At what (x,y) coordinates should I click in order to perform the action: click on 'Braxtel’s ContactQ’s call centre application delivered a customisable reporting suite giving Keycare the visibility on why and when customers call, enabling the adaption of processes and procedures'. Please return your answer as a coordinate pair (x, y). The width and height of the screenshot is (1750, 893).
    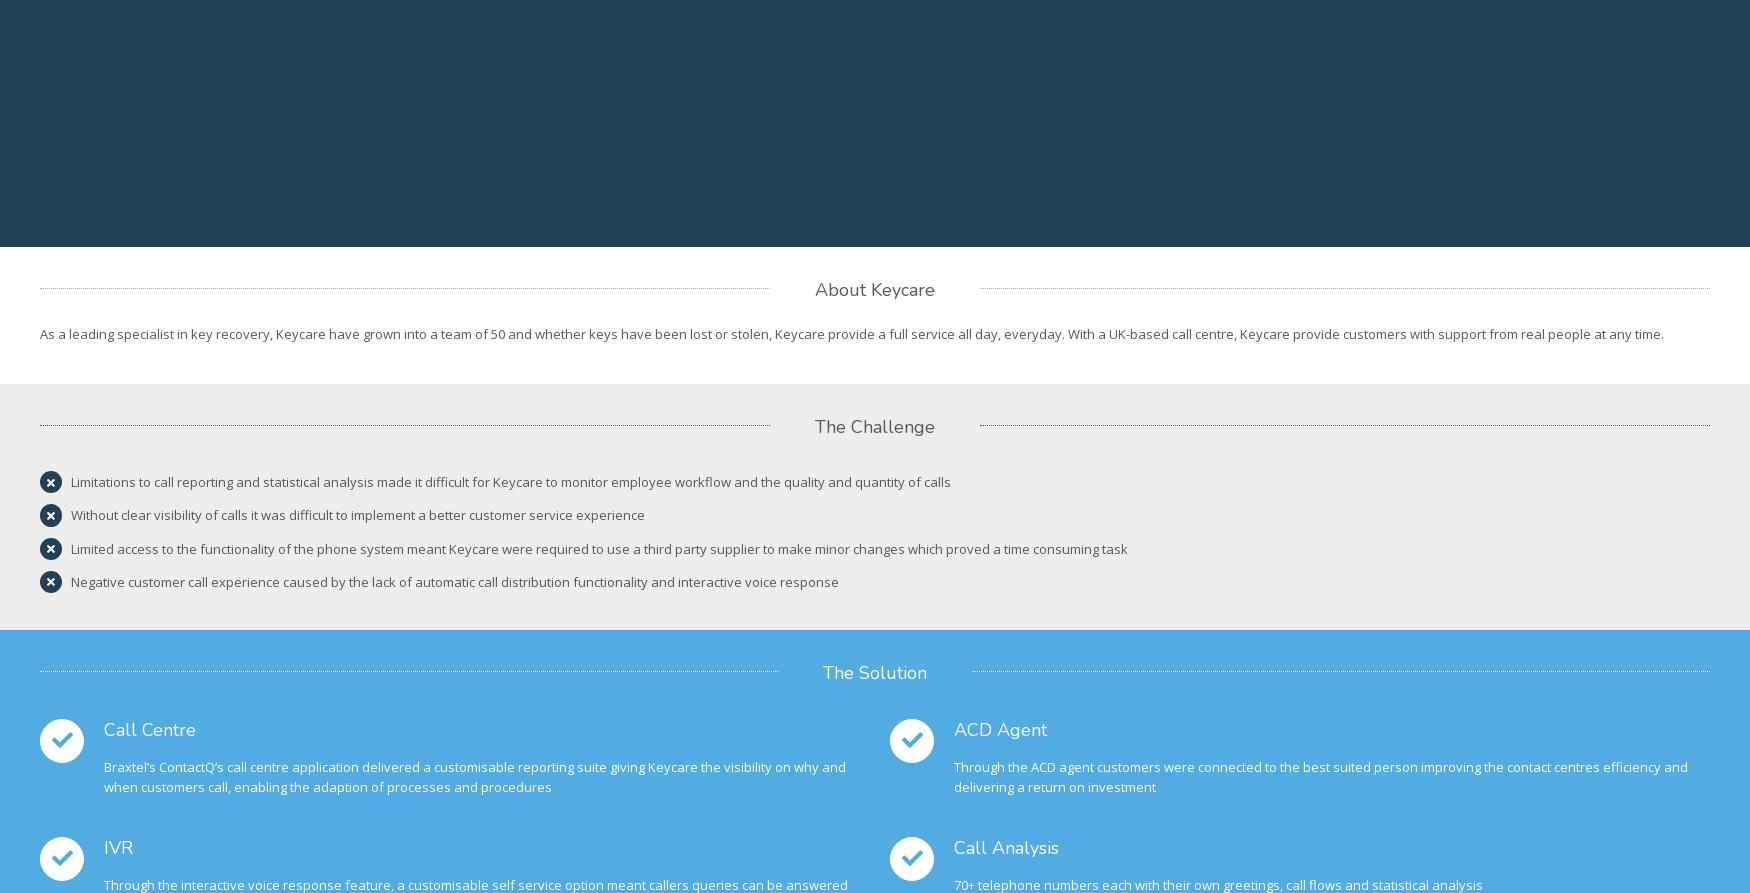
    Looking at the image, I should click on (474, 775).